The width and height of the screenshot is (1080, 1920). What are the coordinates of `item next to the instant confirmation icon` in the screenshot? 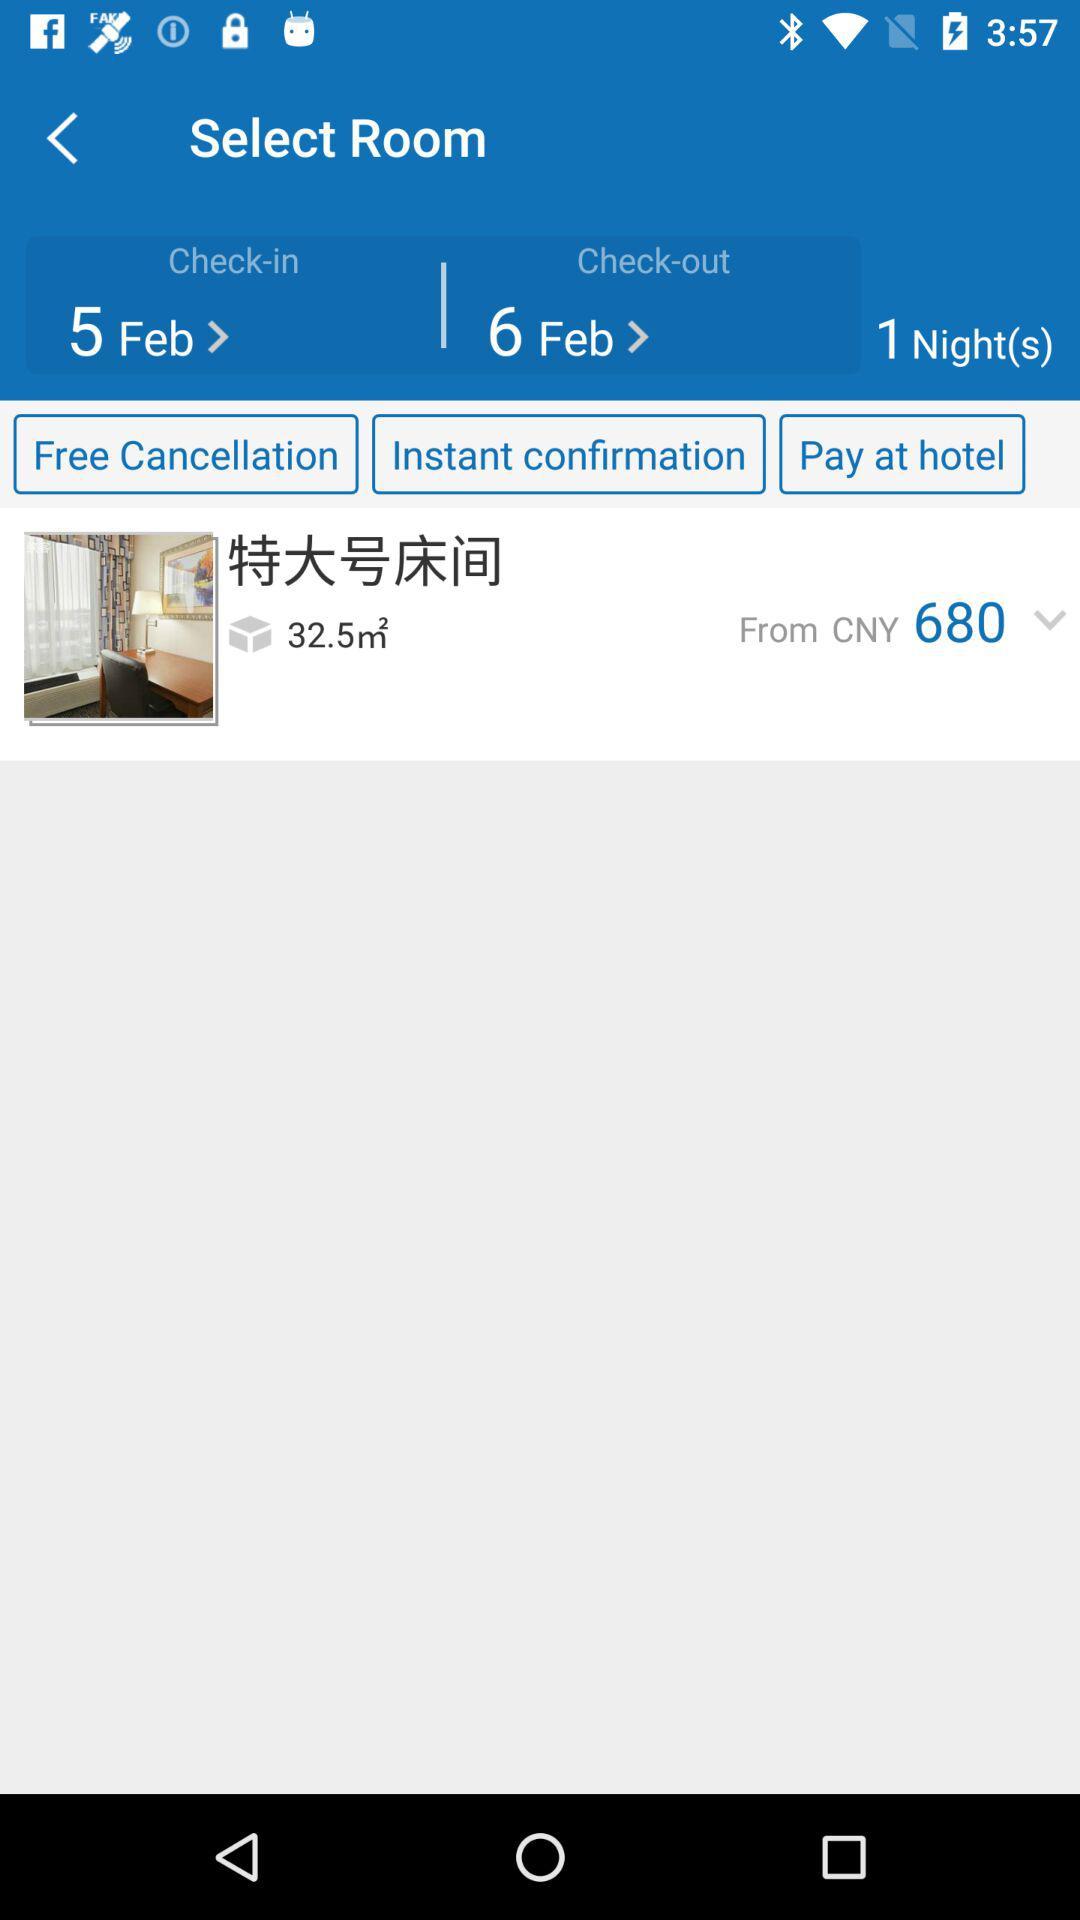 It's located at (902, 453).